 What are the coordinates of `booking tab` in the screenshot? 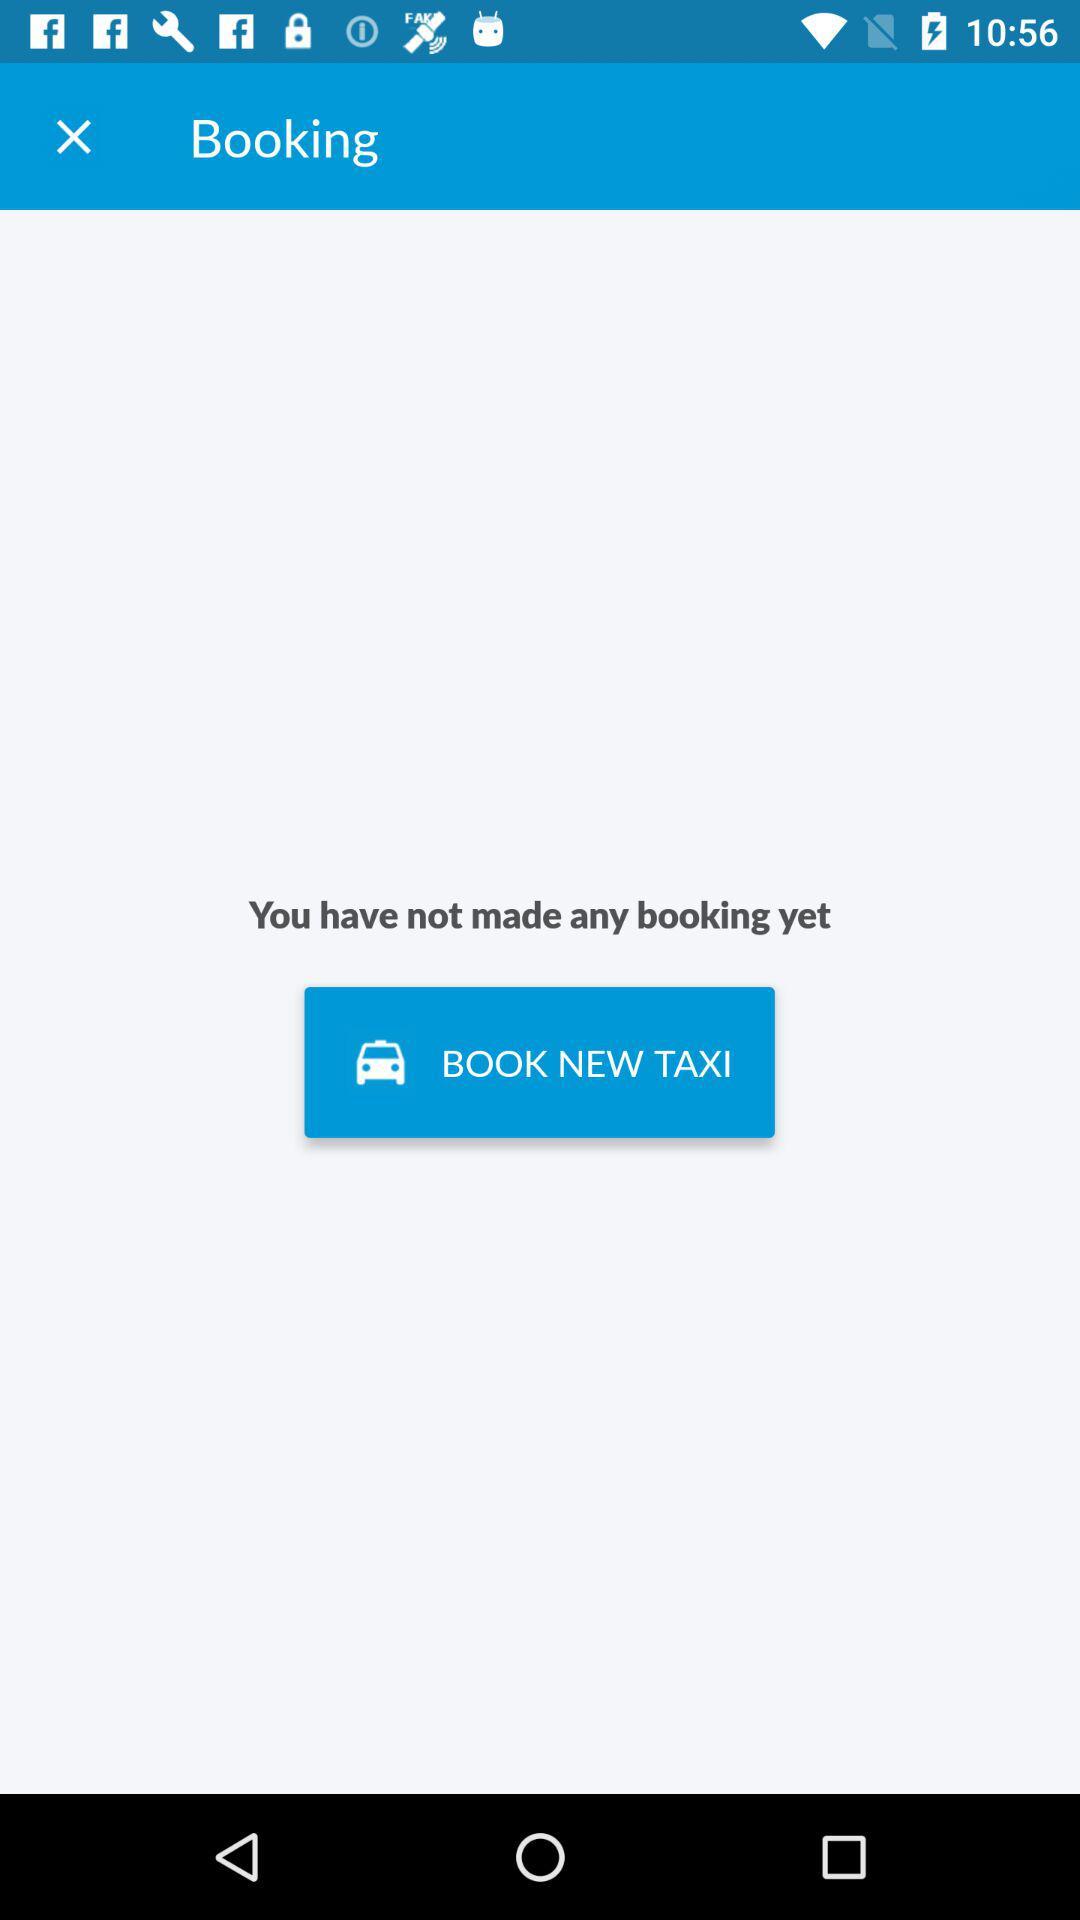 It's located at (72, 135).